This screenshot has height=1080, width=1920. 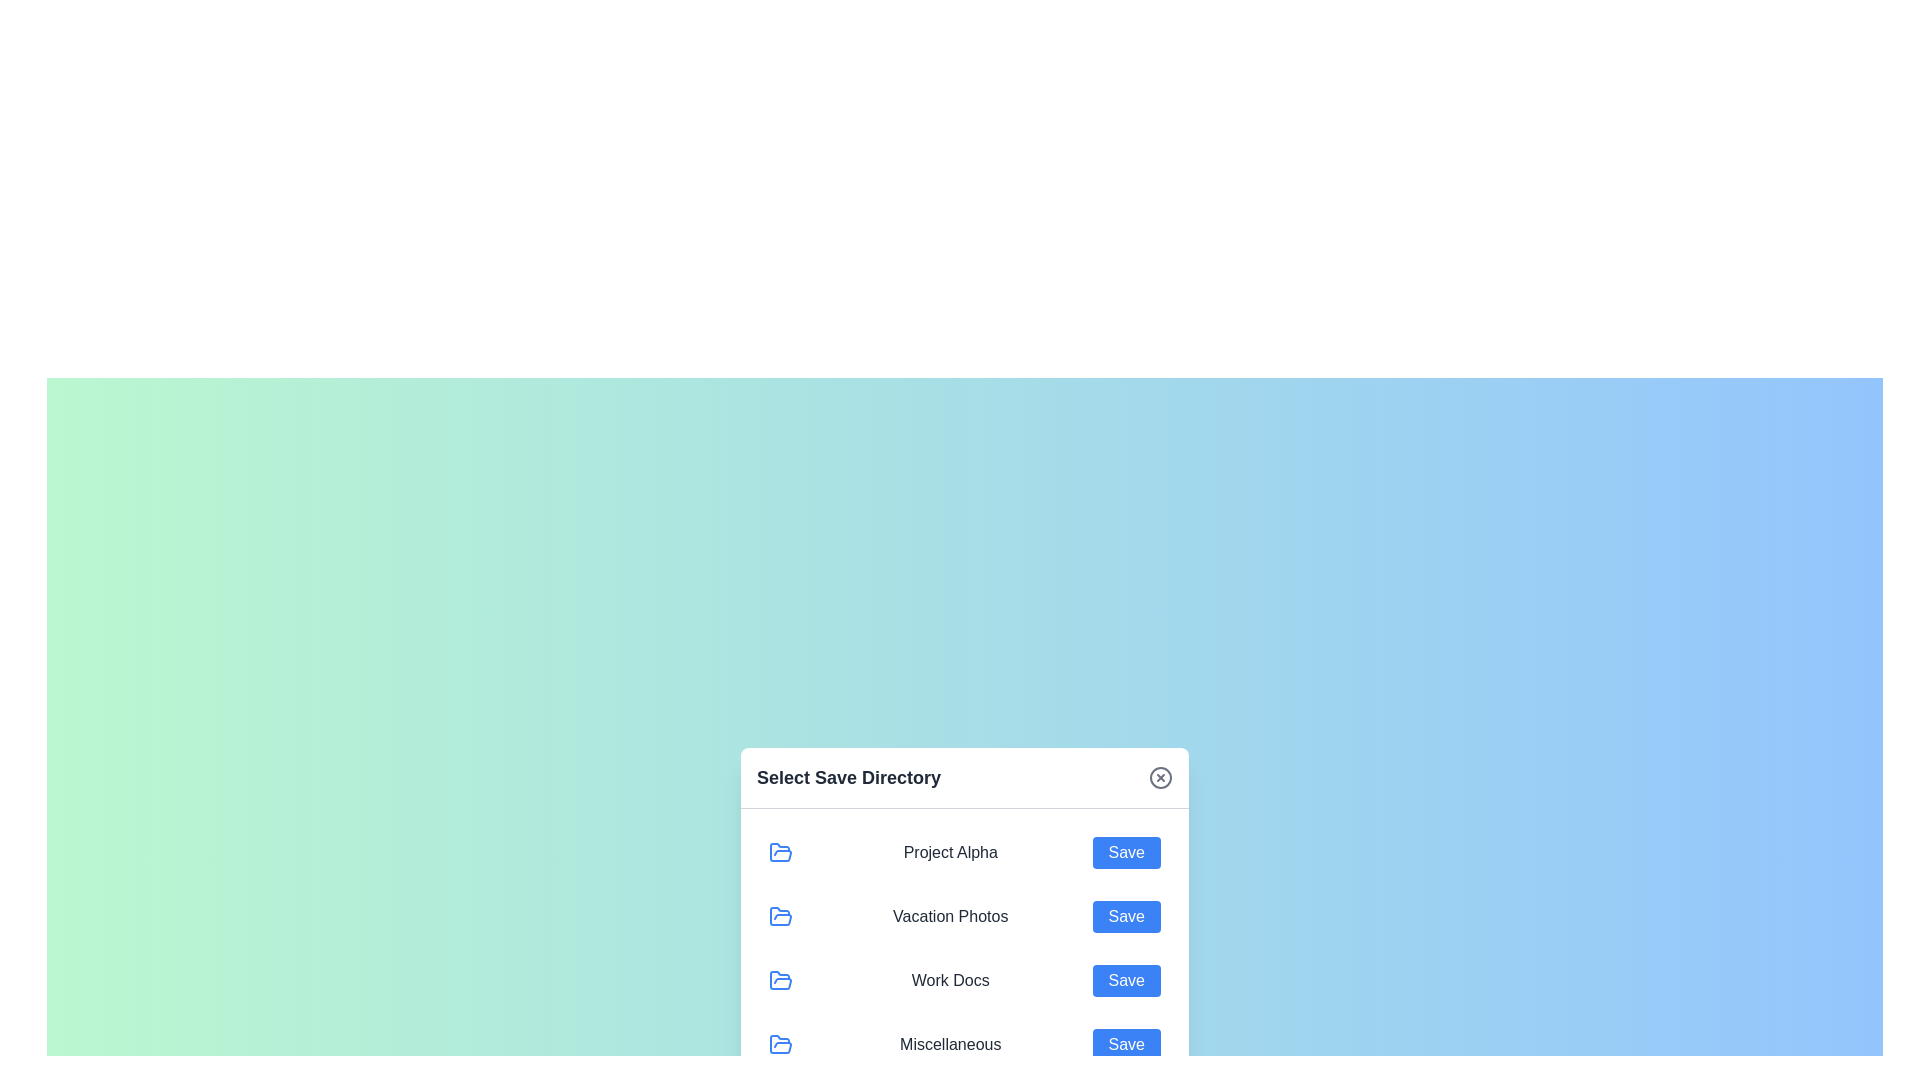 What do you see at coordinates (1161, 776) in the screenshot?
I see `close button to close the dialog` at bounding box center [1161, 776].